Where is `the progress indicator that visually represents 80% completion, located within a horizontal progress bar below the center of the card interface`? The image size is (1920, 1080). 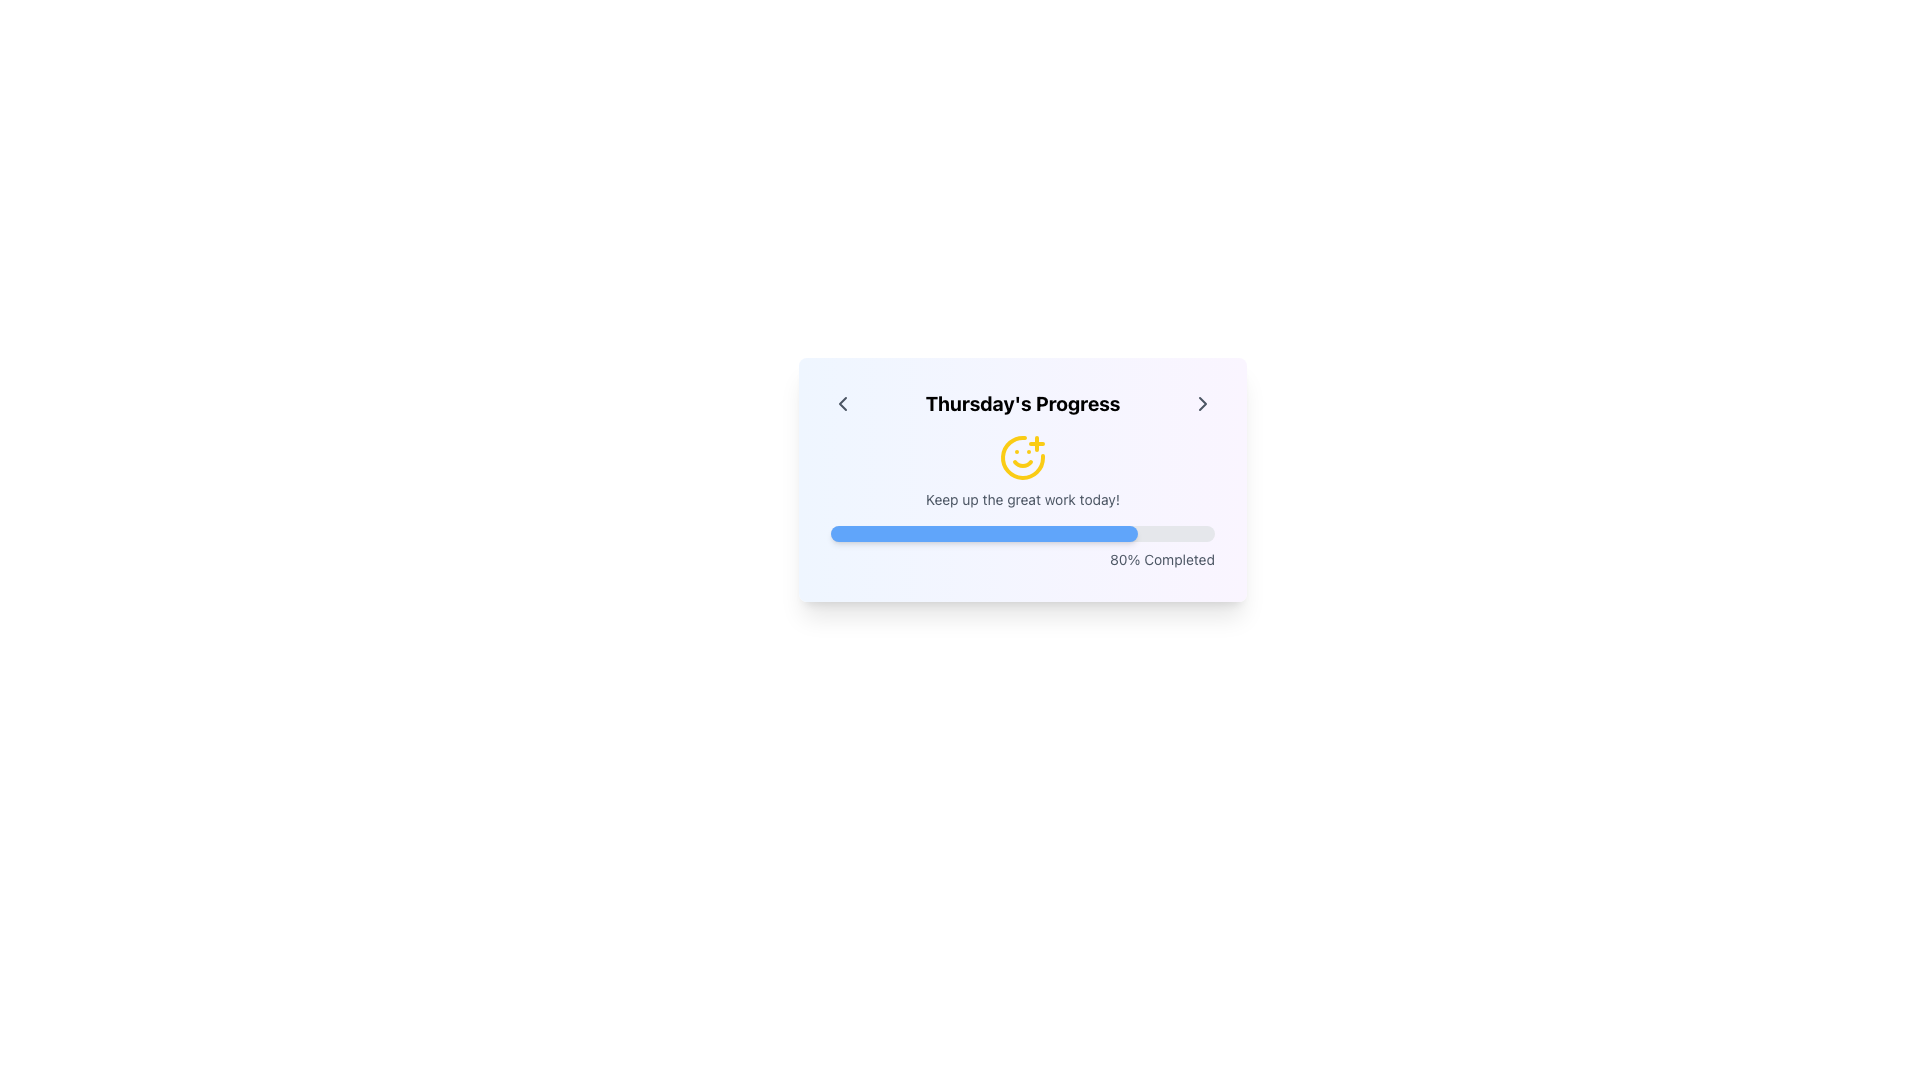 the progress indicator that visually represents 80% completion, located within a horizontal progress bar below the center of the card interface is located at coordinates (984, 532).